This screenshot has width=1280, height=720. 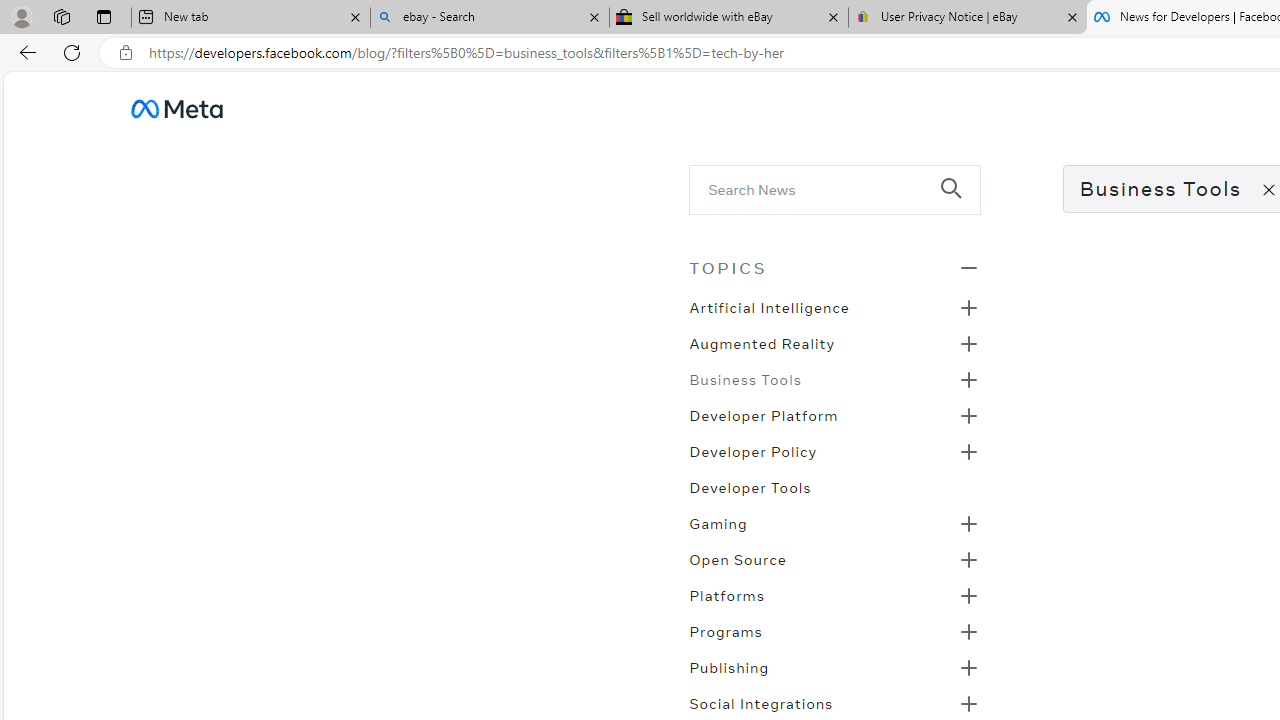 What do you see at coordinates (834, 673) in the screenshot?
I see `'Class: _98ex _98ez'` at bounding box center [834, 673].